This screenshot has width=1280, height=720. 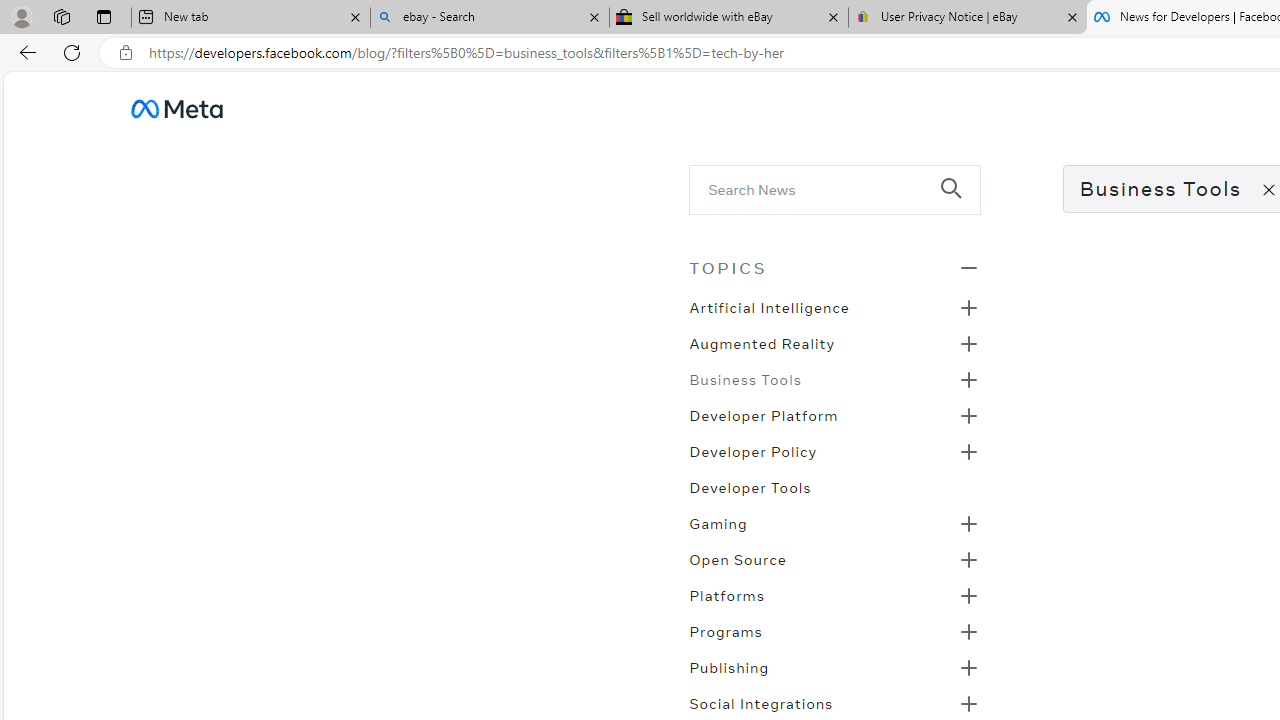 What do you see at coordinates (834, 673) in the screenshot?
I see `'Class: _98ex _98ez'` at bounding box center [834, 673].